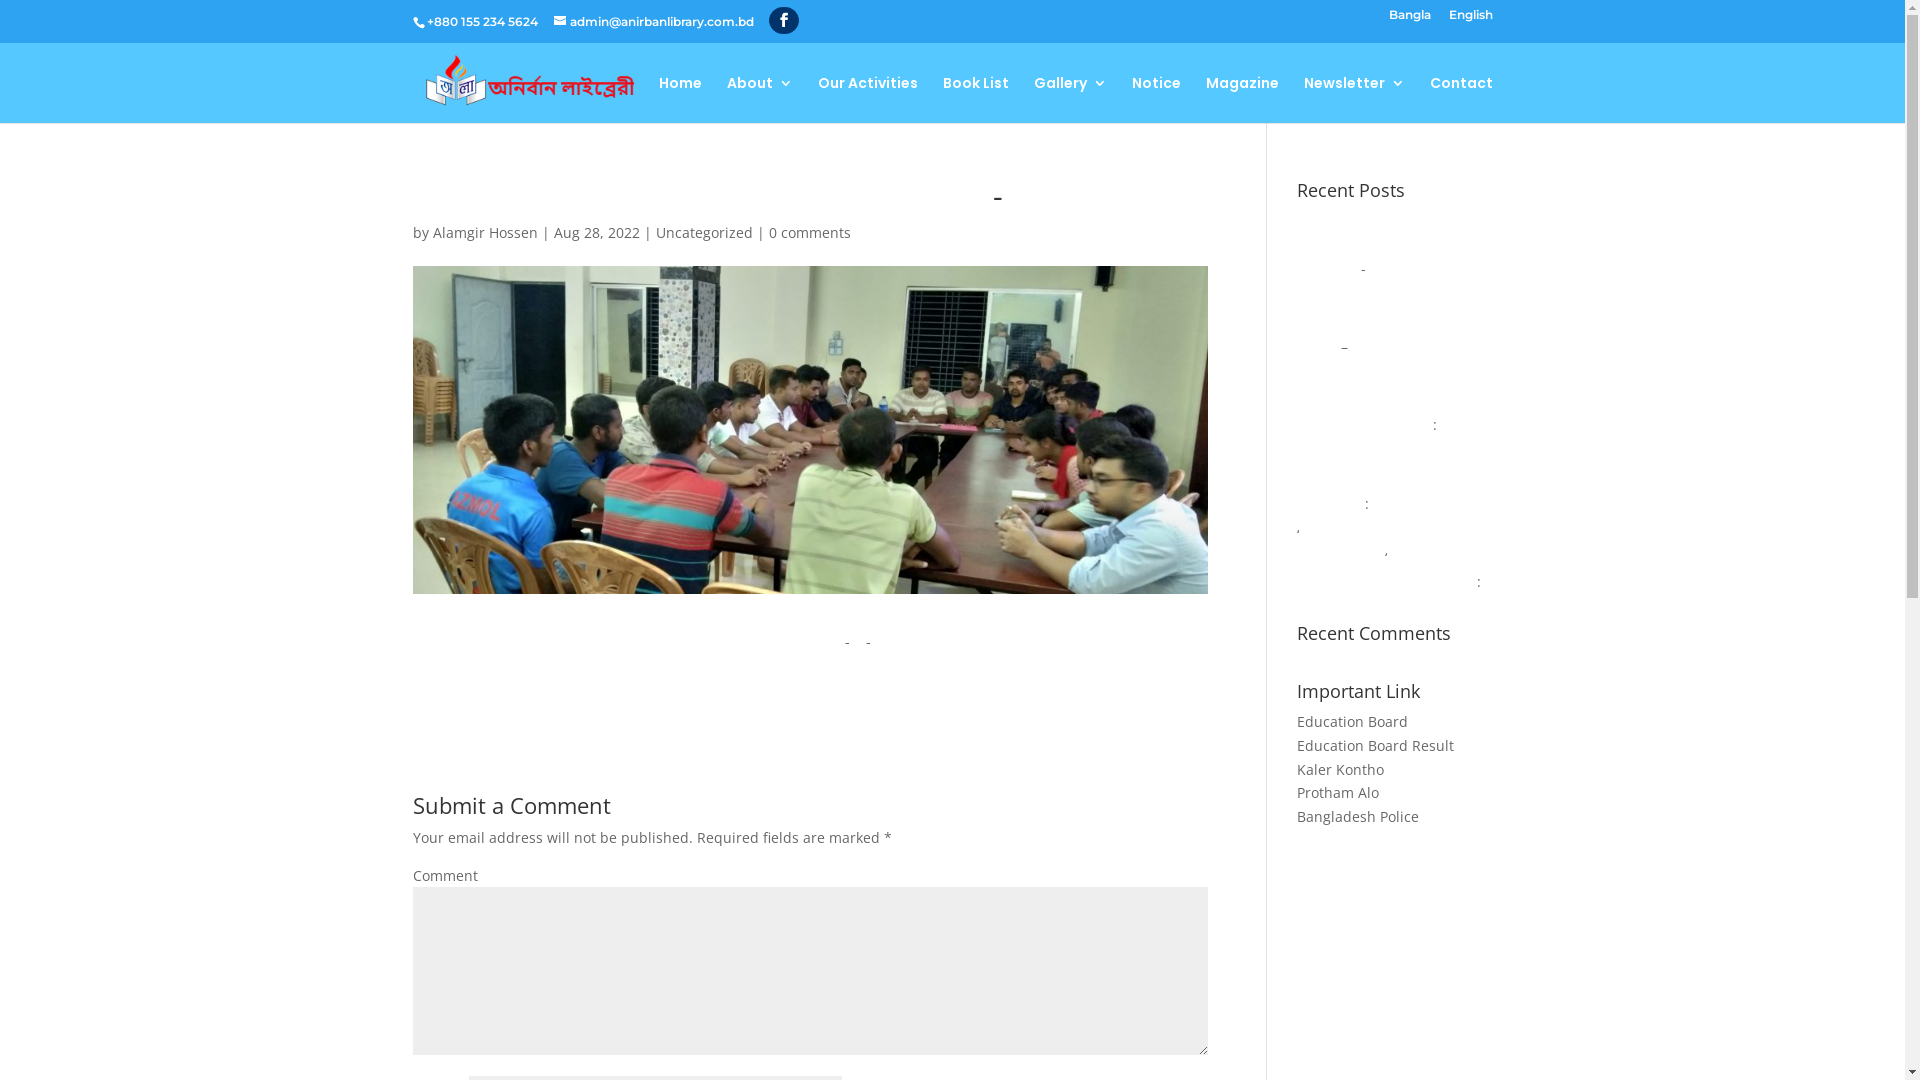  Describe the element at coordinates (653, 21) in the screenshot. I see `'admin@anirbanlibrary.com.bd'` at that location.